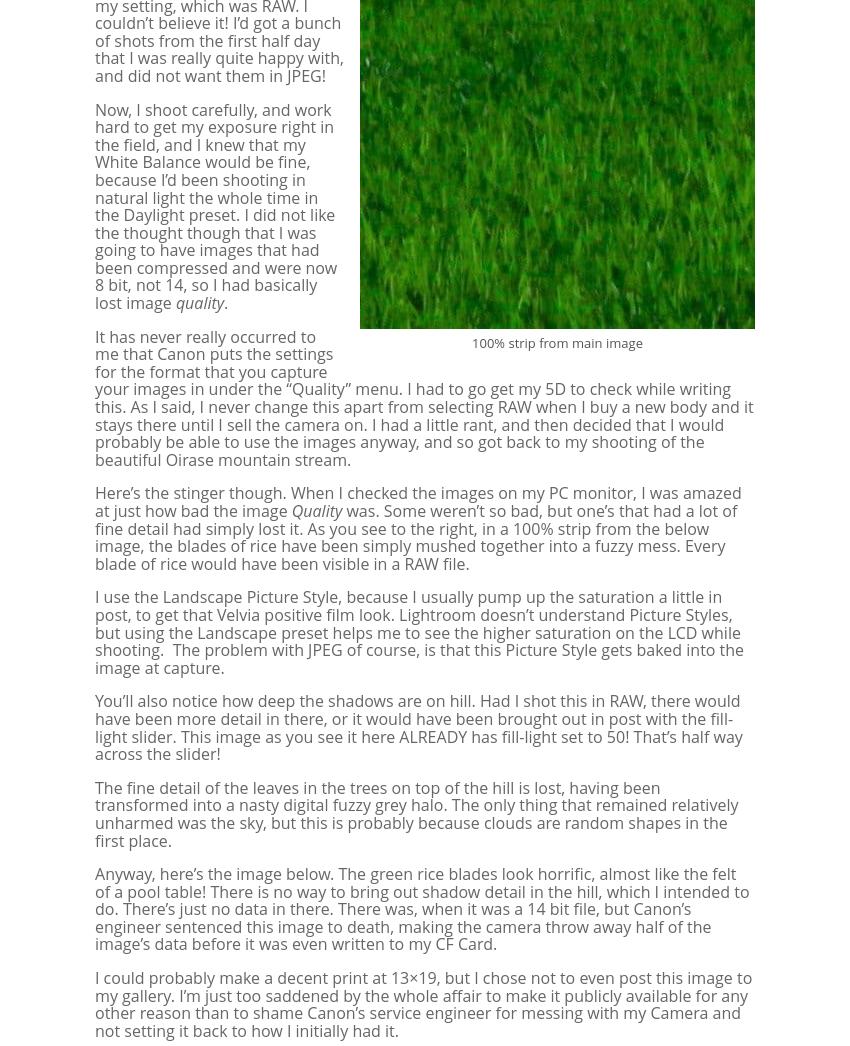 The height and width of the screenshot is (1046, 850). I want to click on 'Here’s the stinger though. When I checked the images on my PC monitor, I was amazed at just how bad the image', so click(418, 501).